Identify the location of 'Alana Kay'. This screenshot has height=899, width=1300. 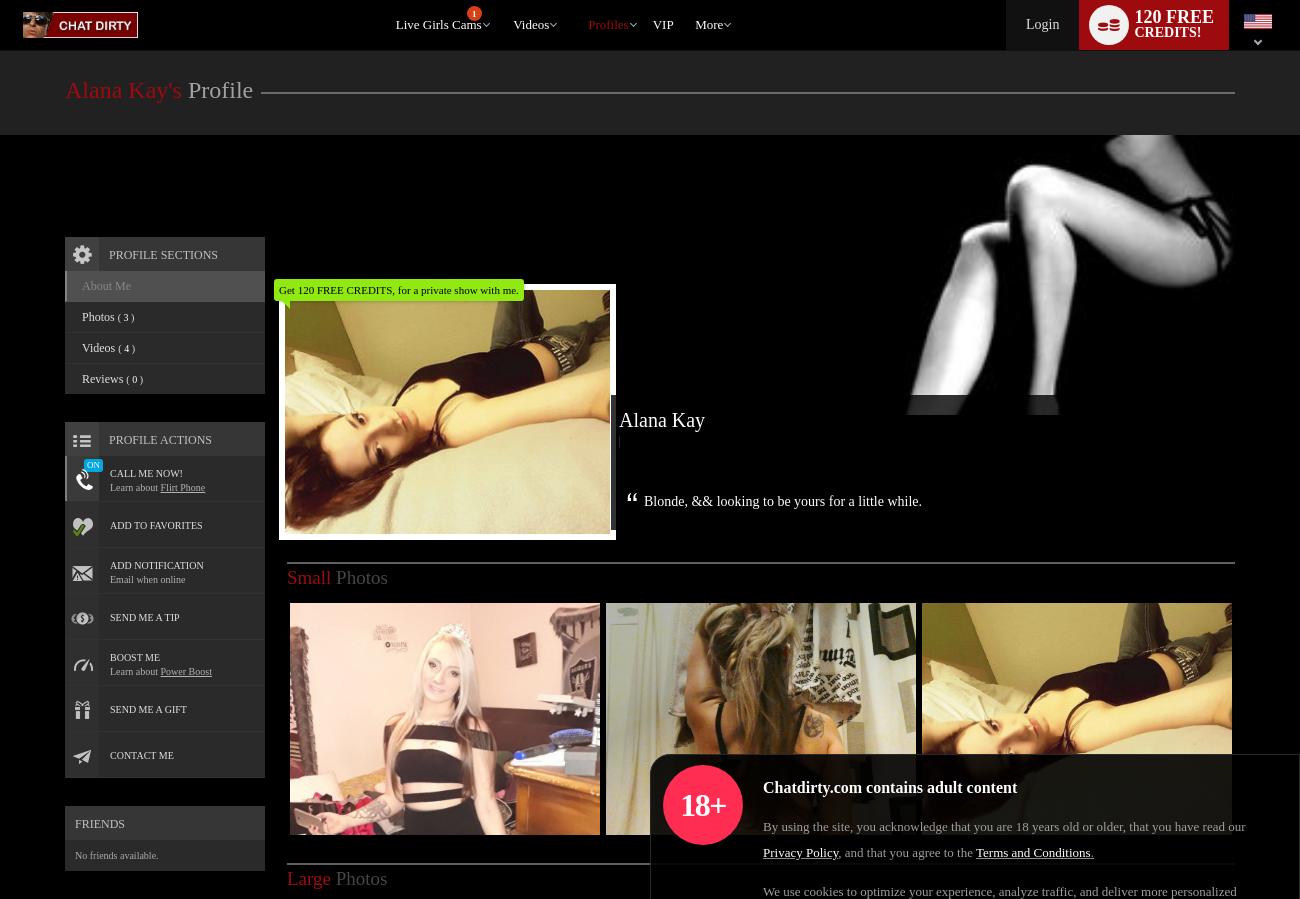
(638, 396).